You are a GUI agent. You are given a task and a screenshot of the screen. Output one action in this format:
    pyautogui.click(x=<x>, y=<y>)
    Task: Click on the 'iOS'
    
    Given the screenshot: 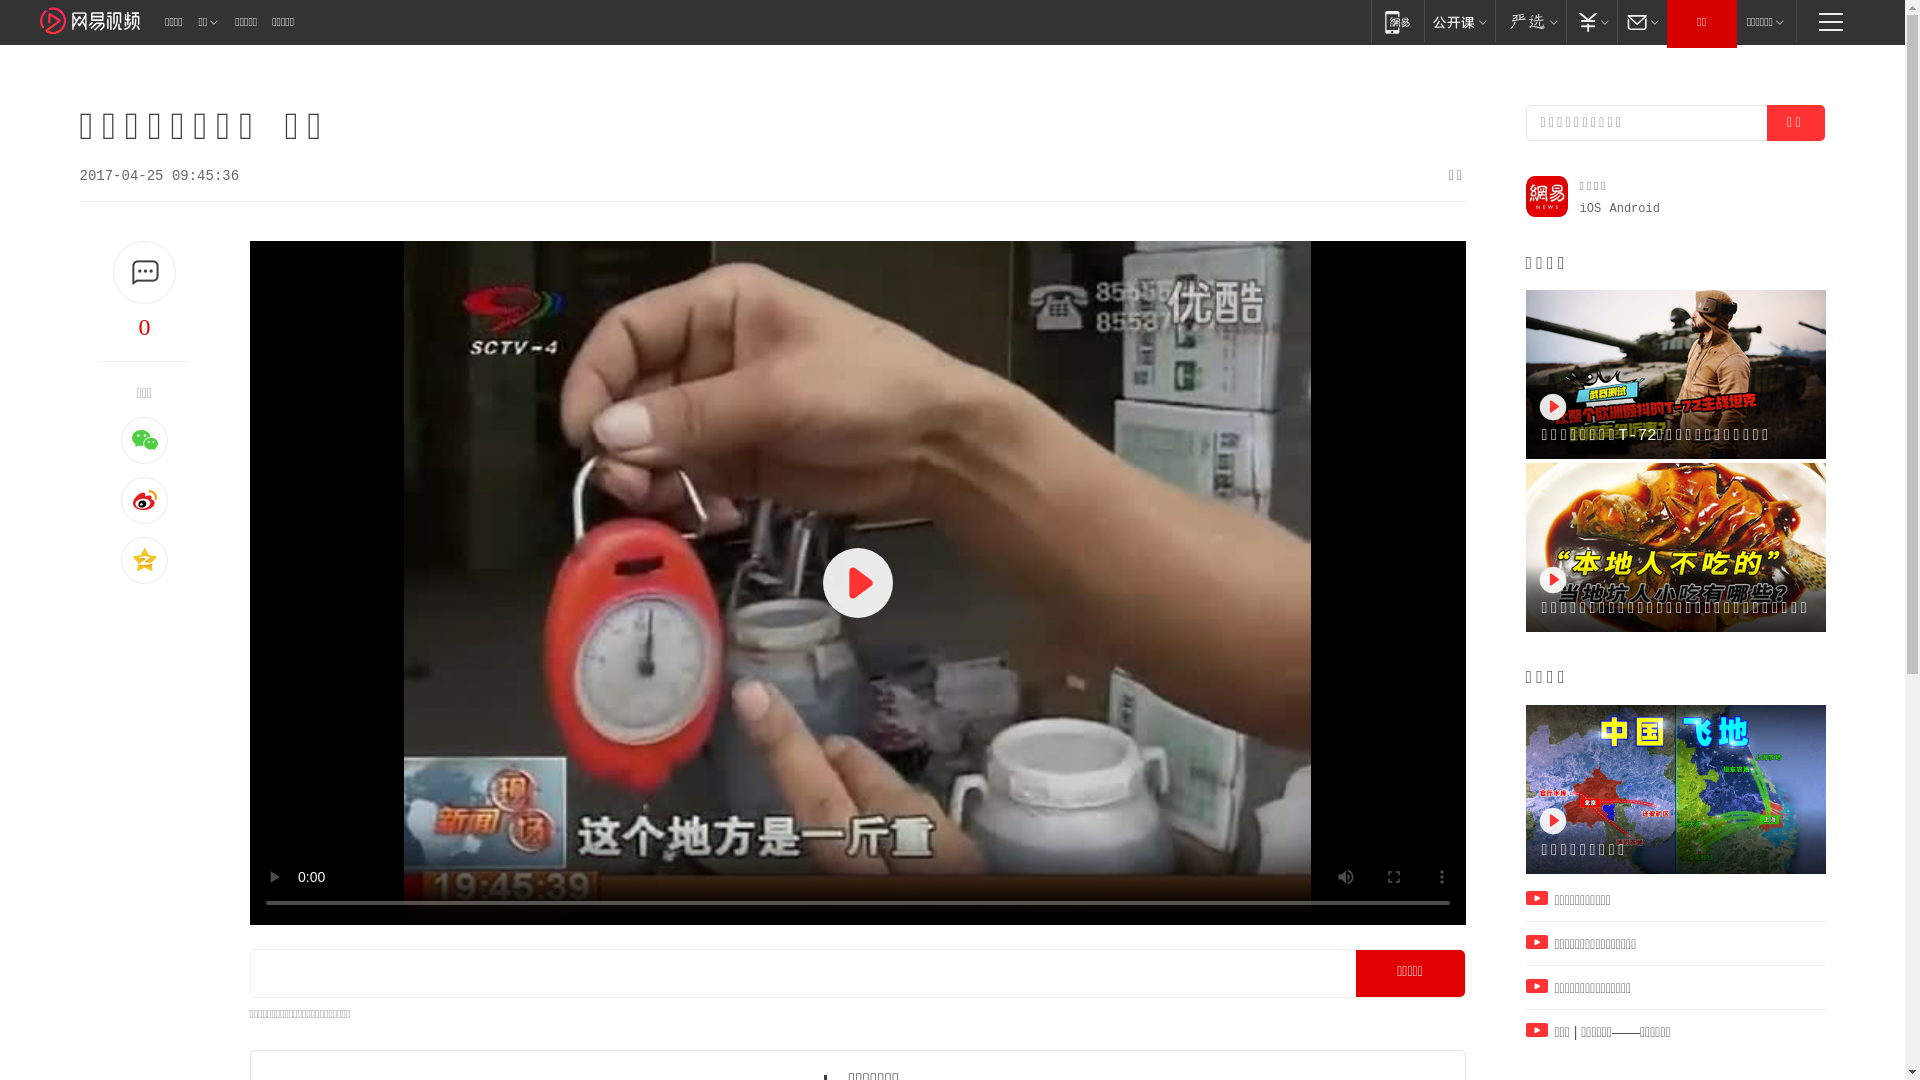 What is the action you would take?
    pyautogui.click(x=1589, y=208)
    